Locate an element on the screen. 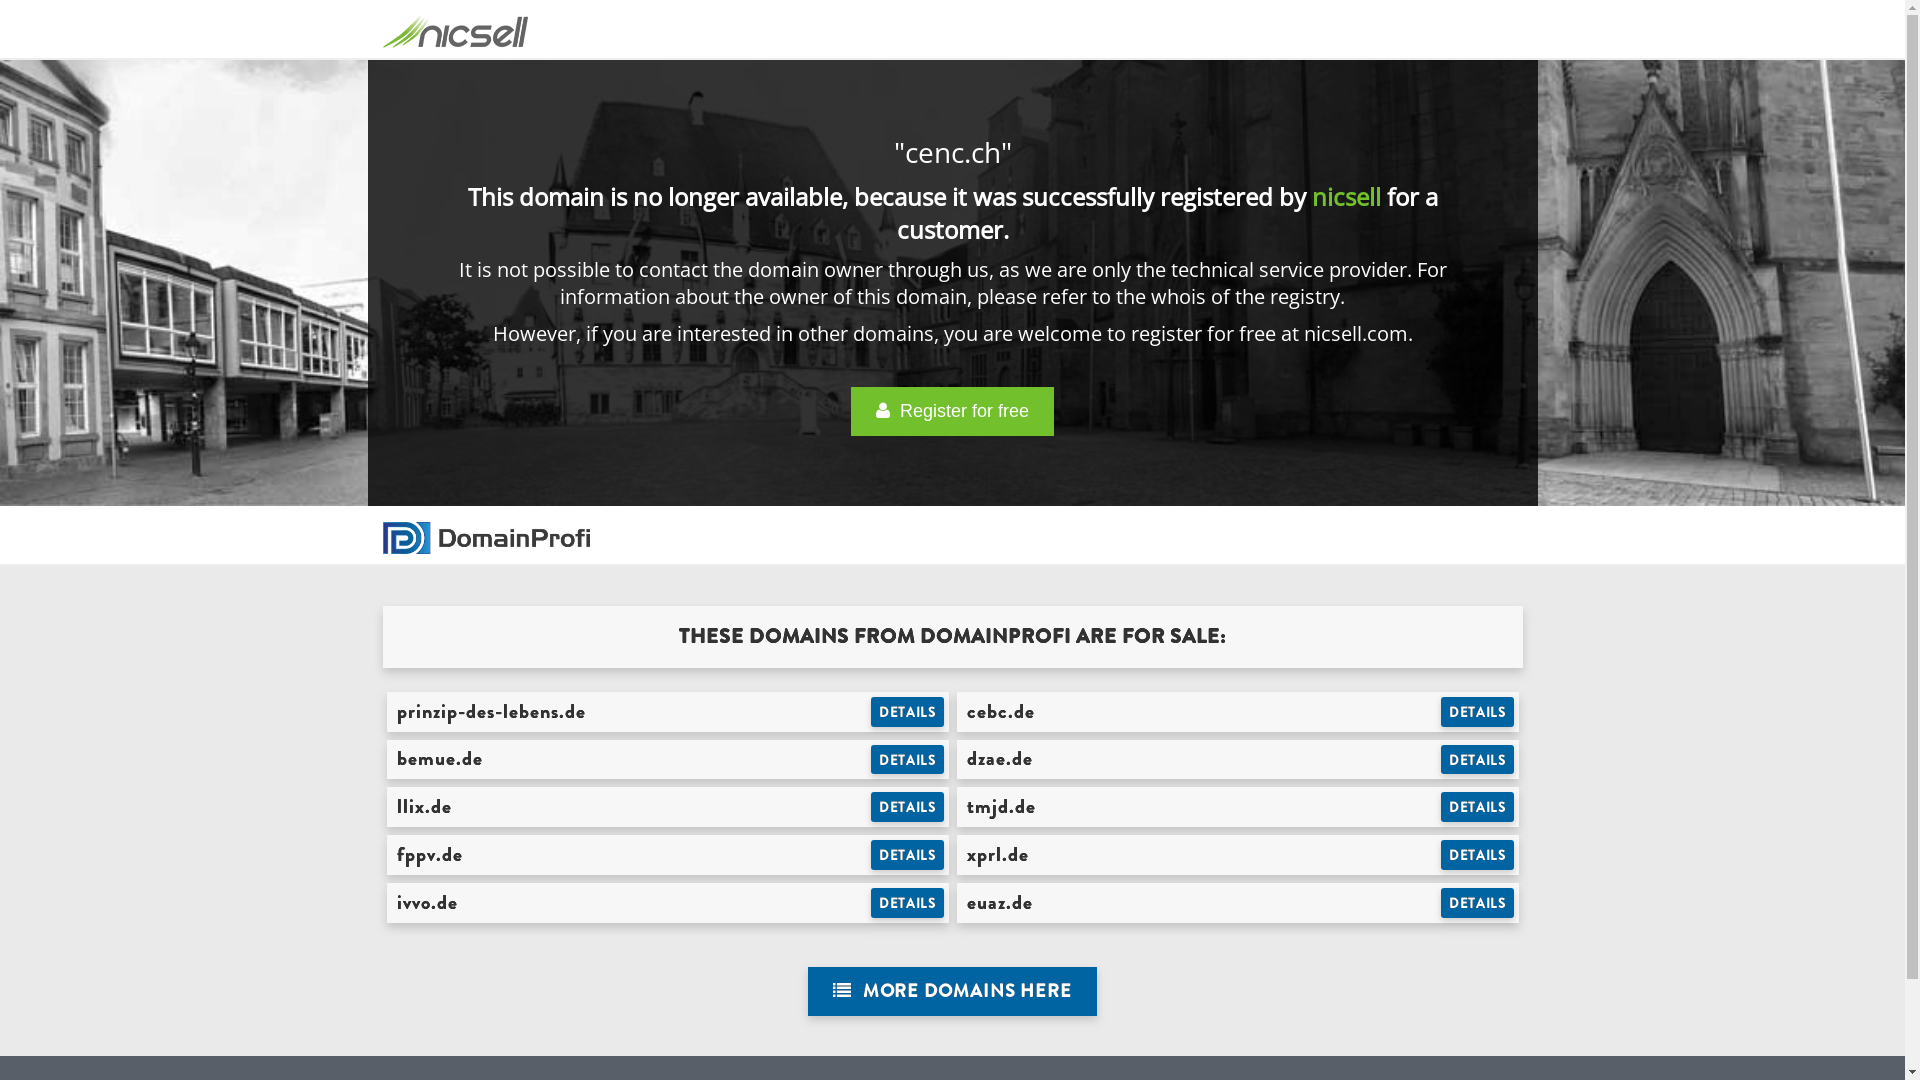 The height and width of the screenshot is (1080, 1920). 'DETAILS' is located at coordinates (906, 805).